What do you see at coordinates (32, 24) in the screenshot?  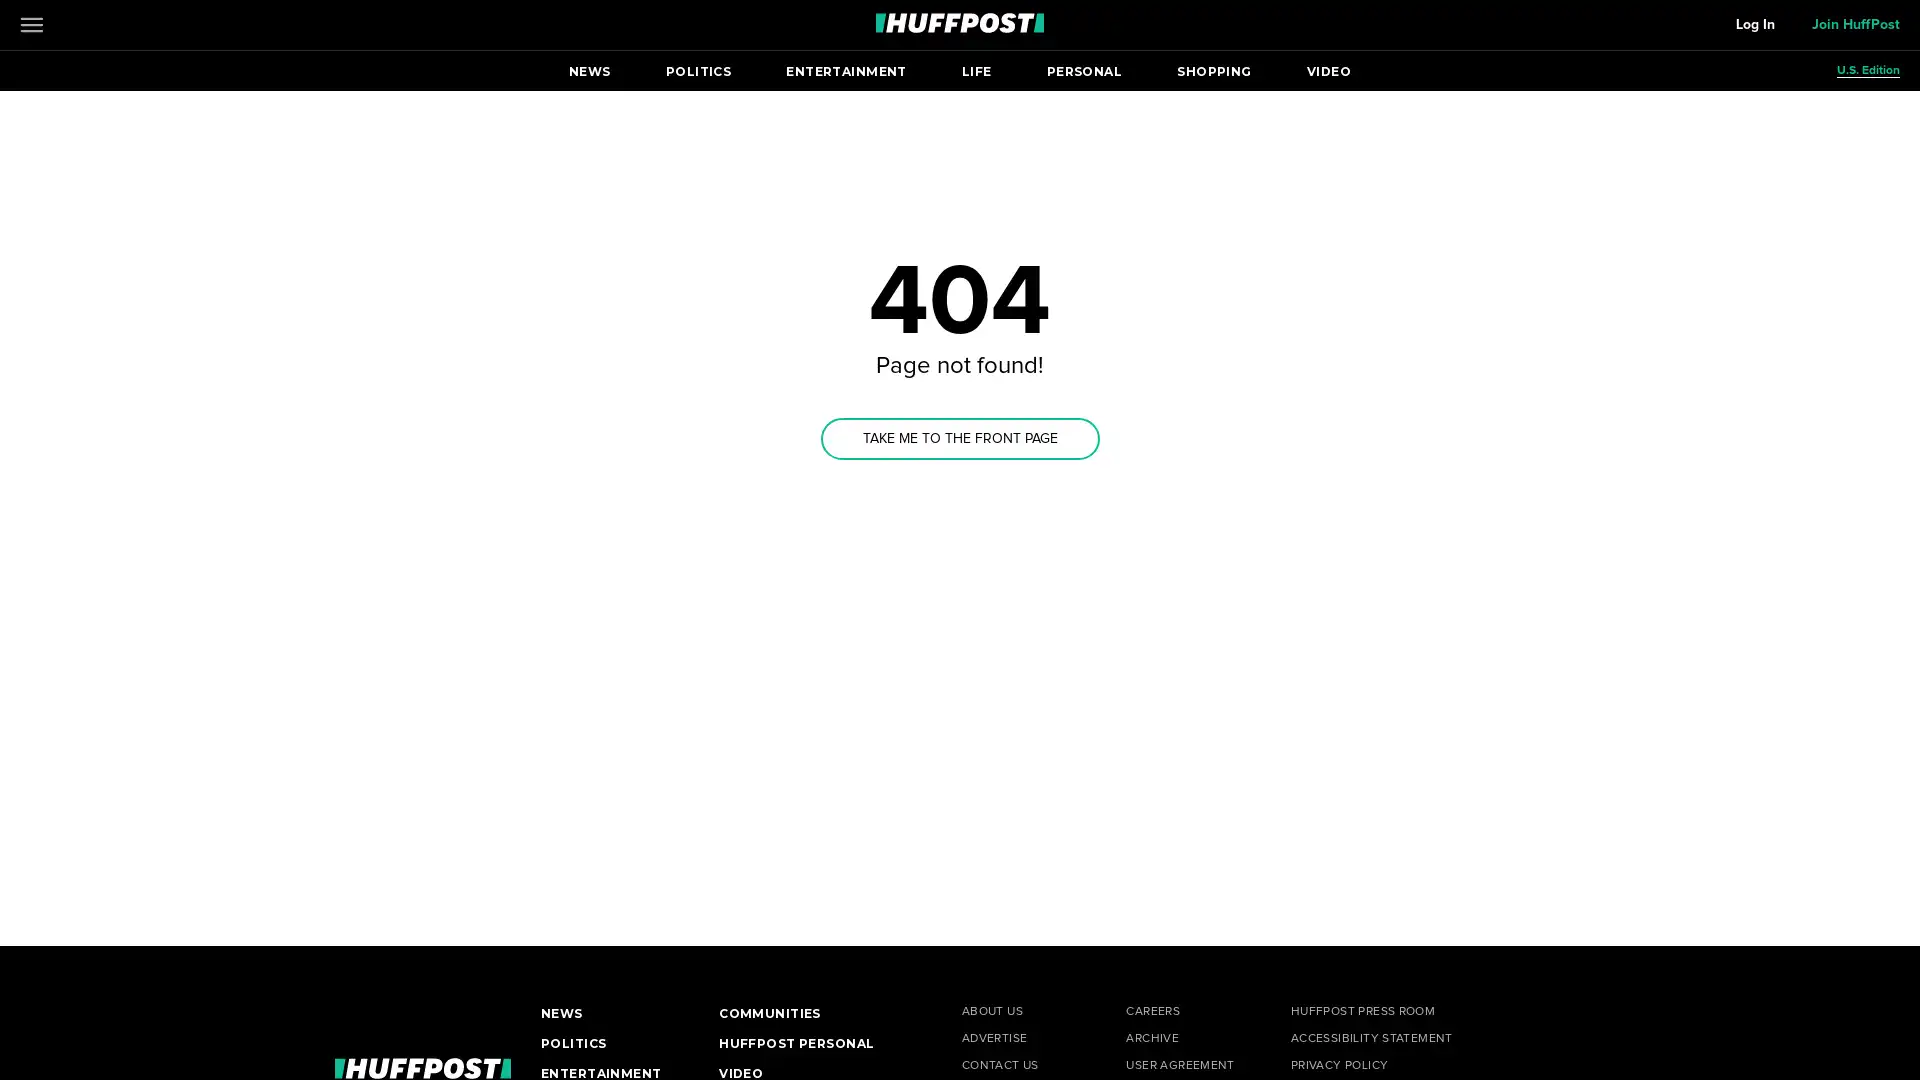 I see `Open main menu` at bounding box center [32, 24].